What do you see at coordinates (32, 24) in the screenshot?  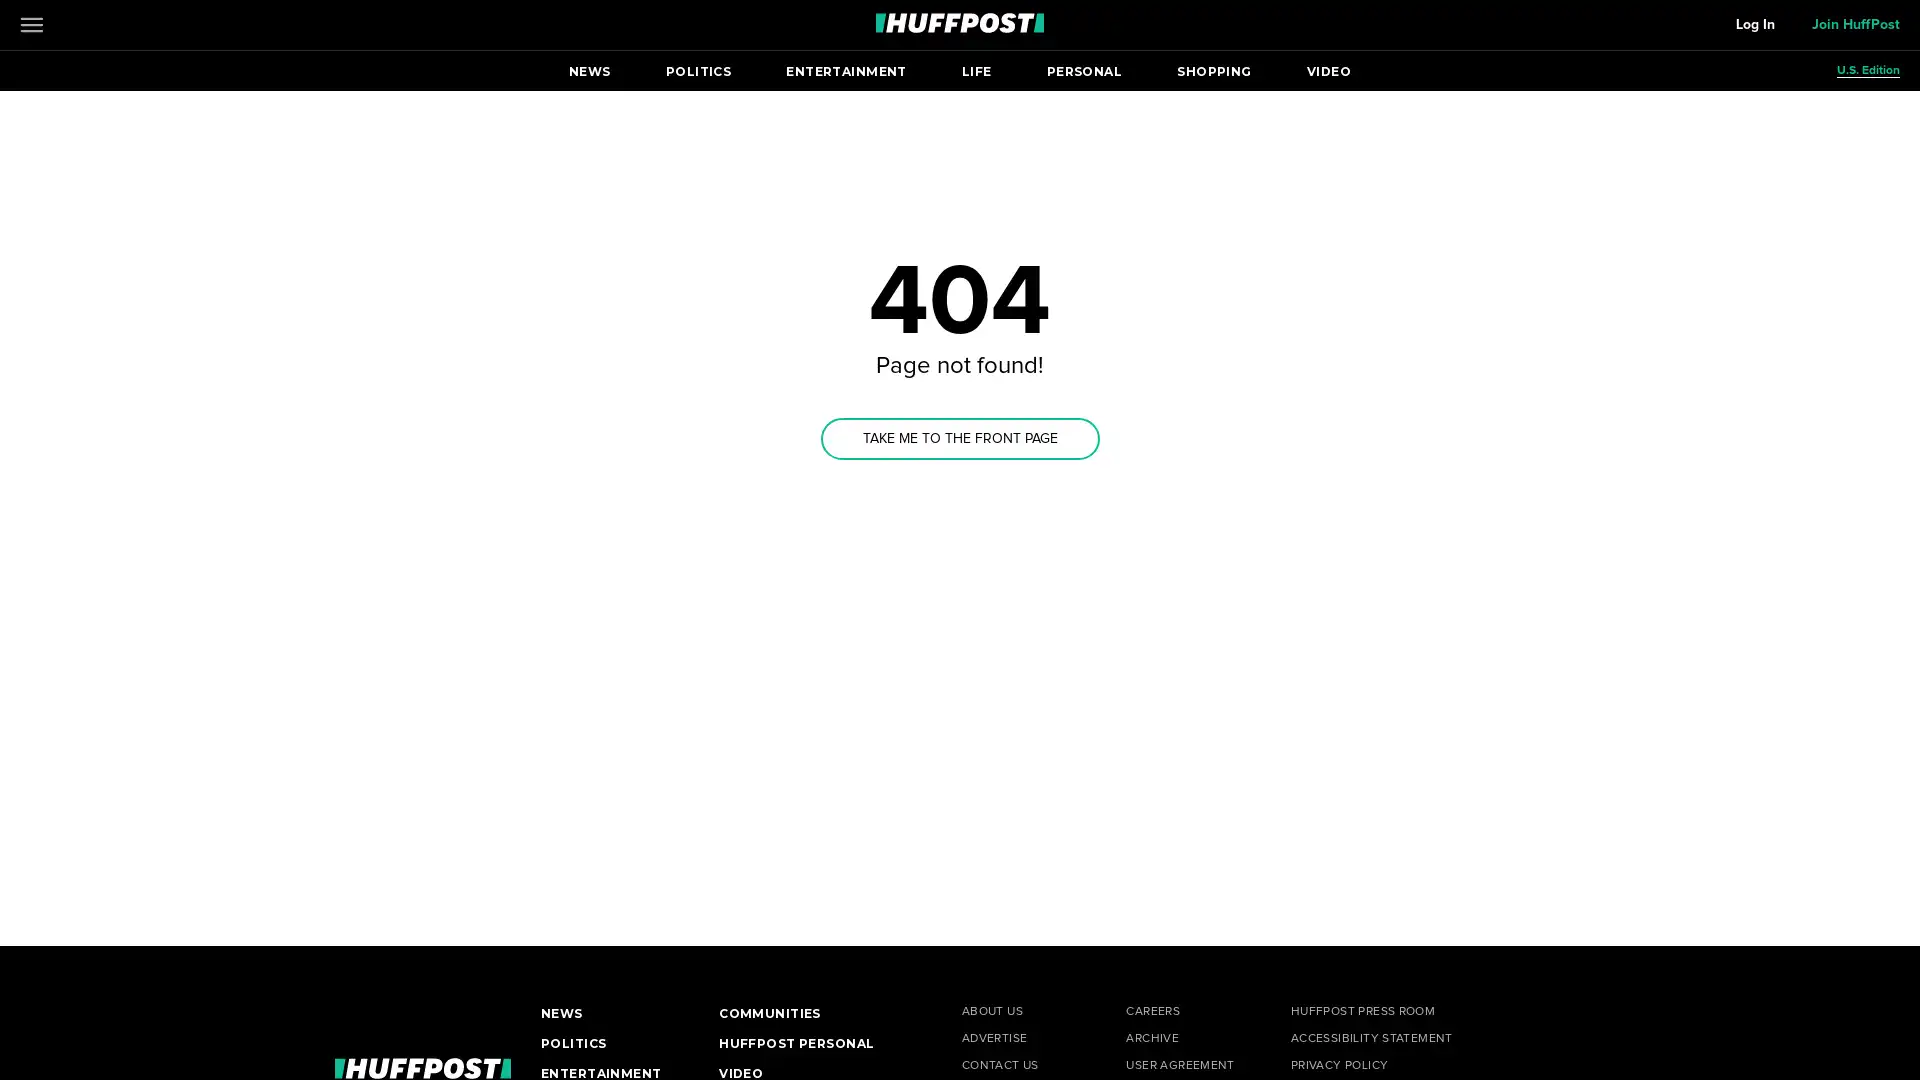 I see `Open main menu` at bounding box center [32, 24].